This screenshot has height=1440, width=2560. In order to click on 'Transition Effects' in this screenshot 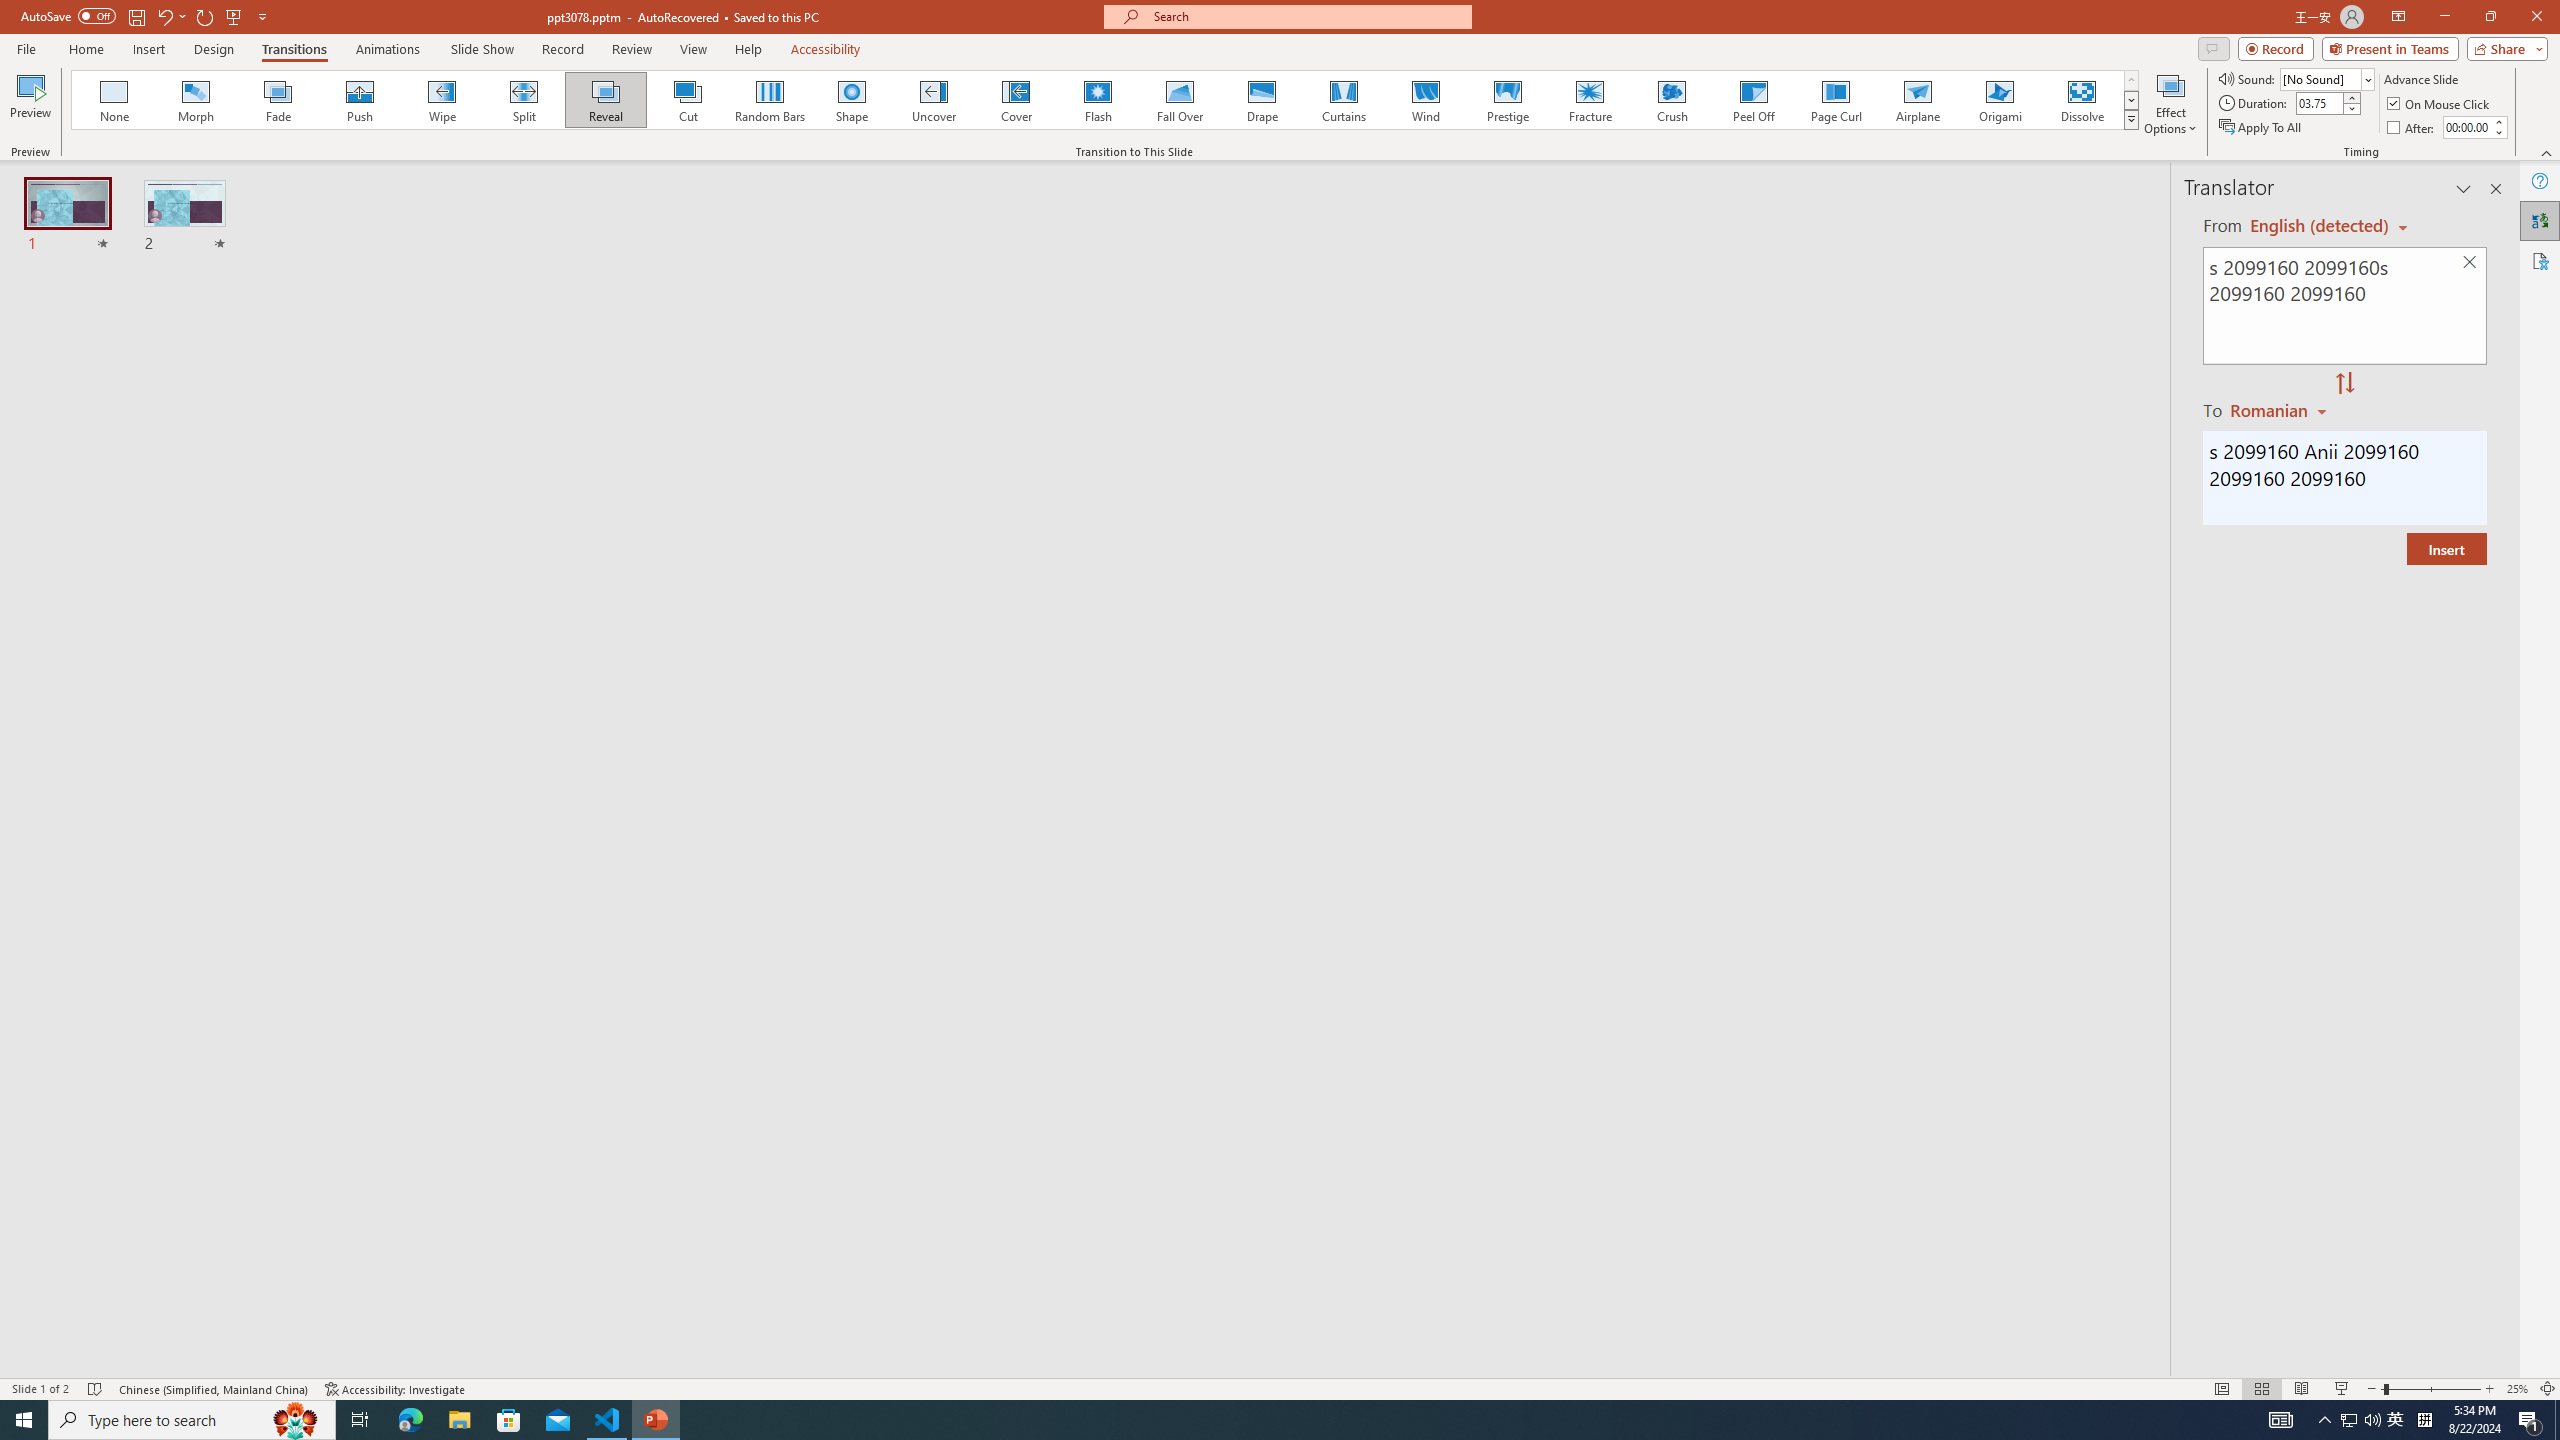, I will do `click(2131, 118)`.